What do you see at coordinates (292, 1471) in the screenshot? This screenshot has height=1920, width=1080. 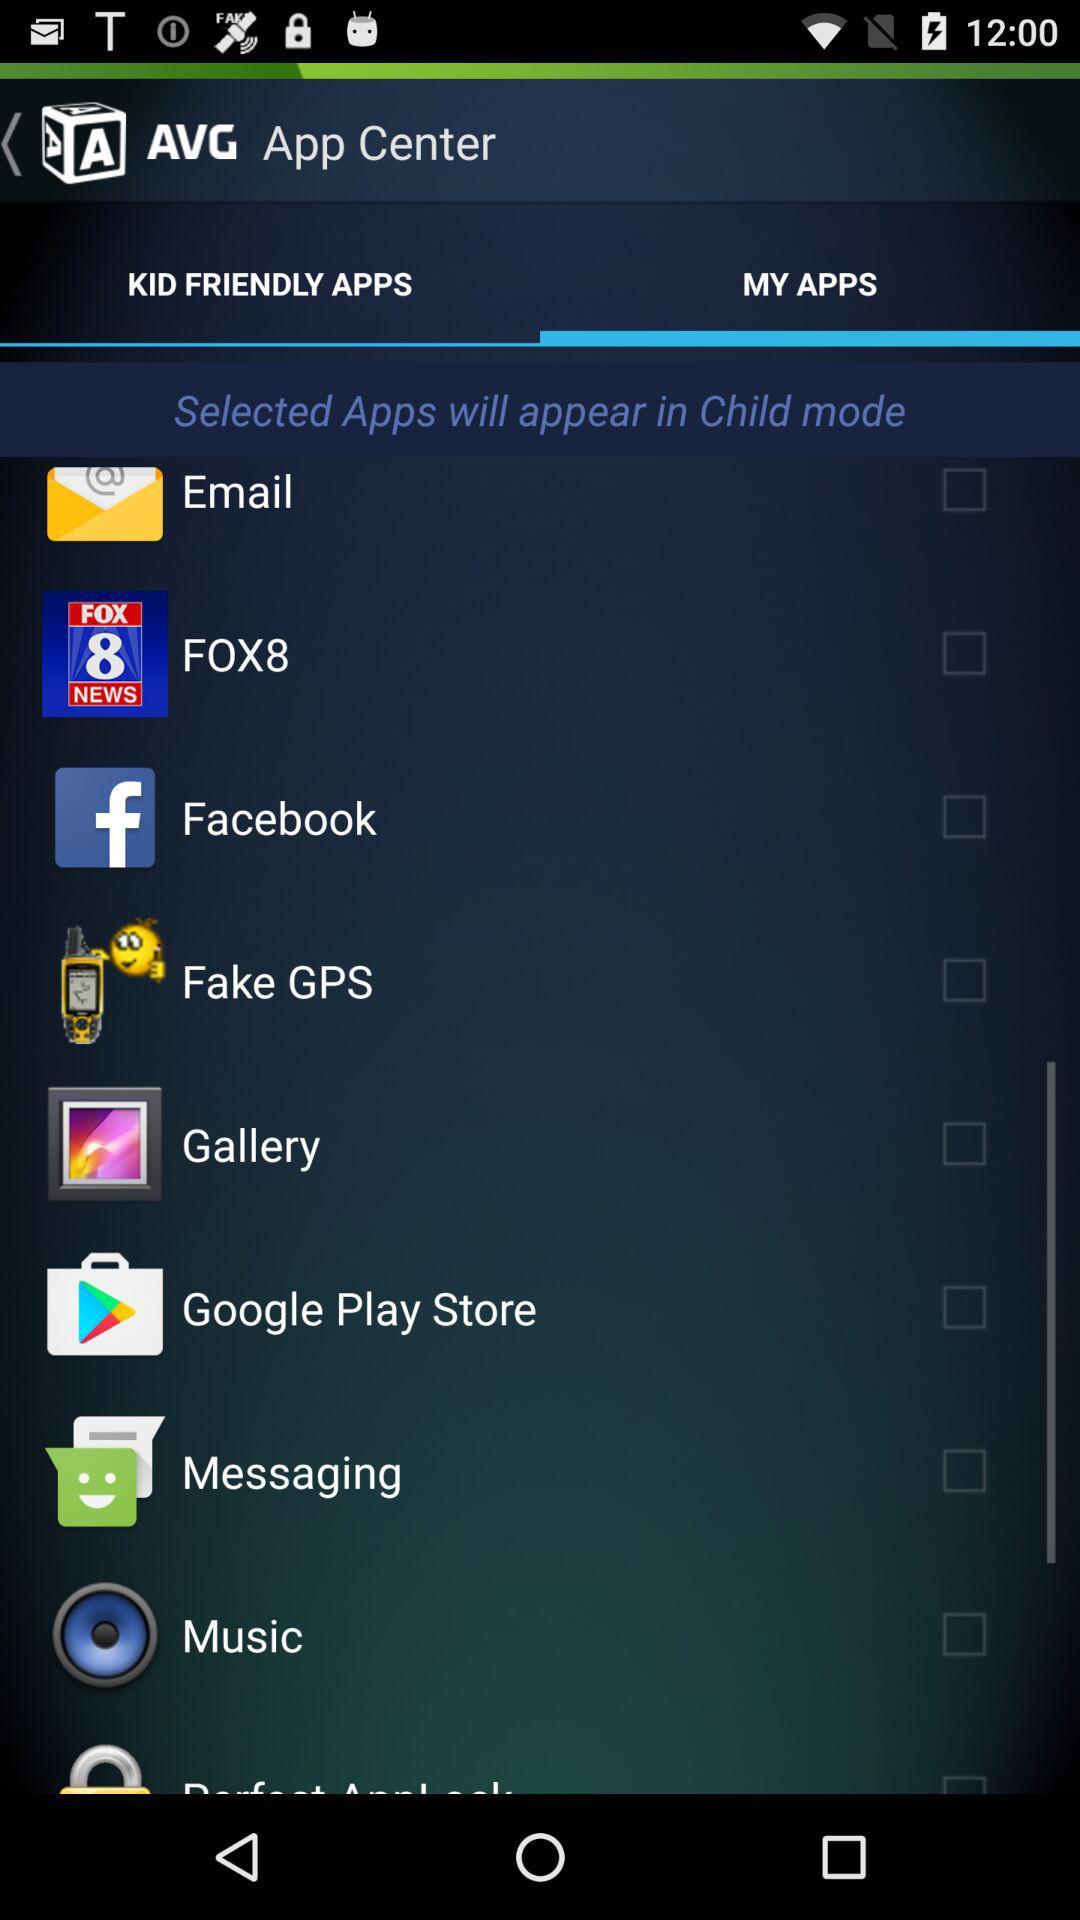 I see `item below google play store` at bounding box center [292, 1471].